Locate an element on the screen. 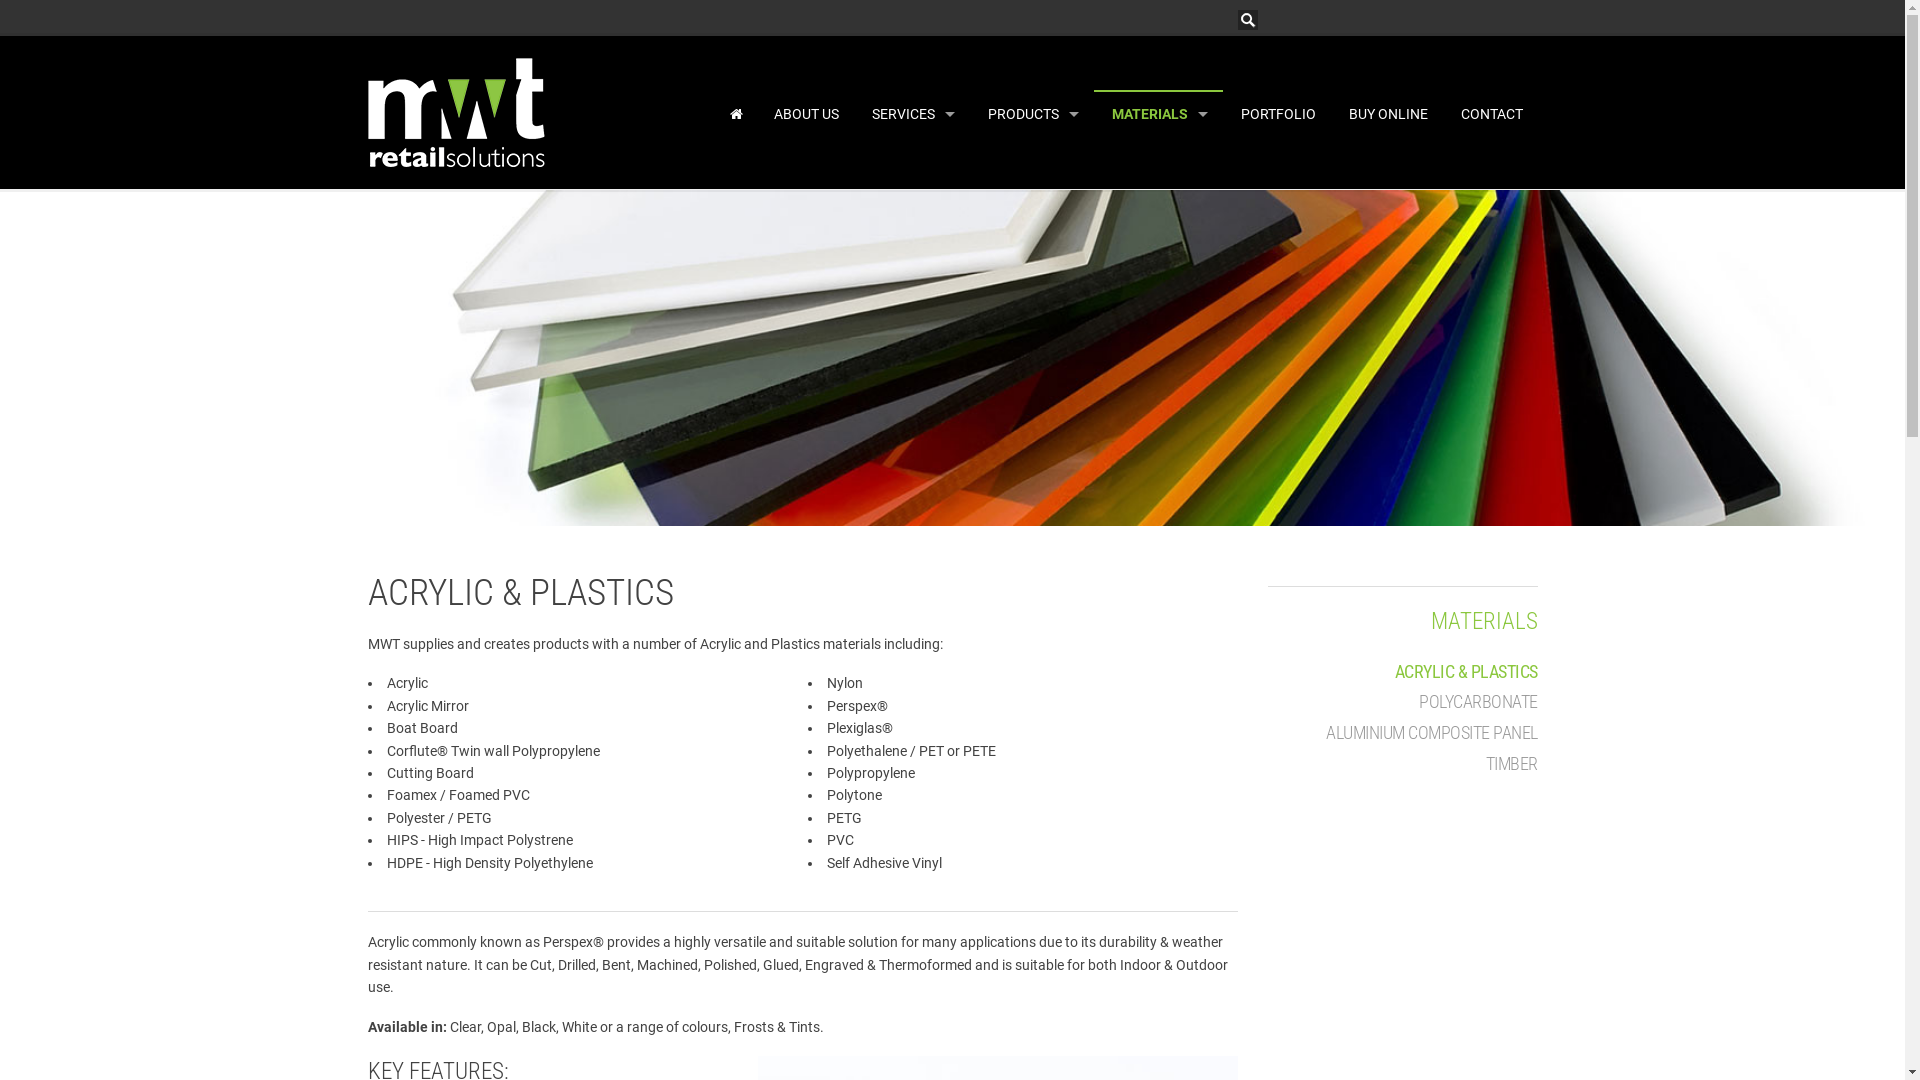  'PRODUCTS' is located at coordinates (1032, 113).